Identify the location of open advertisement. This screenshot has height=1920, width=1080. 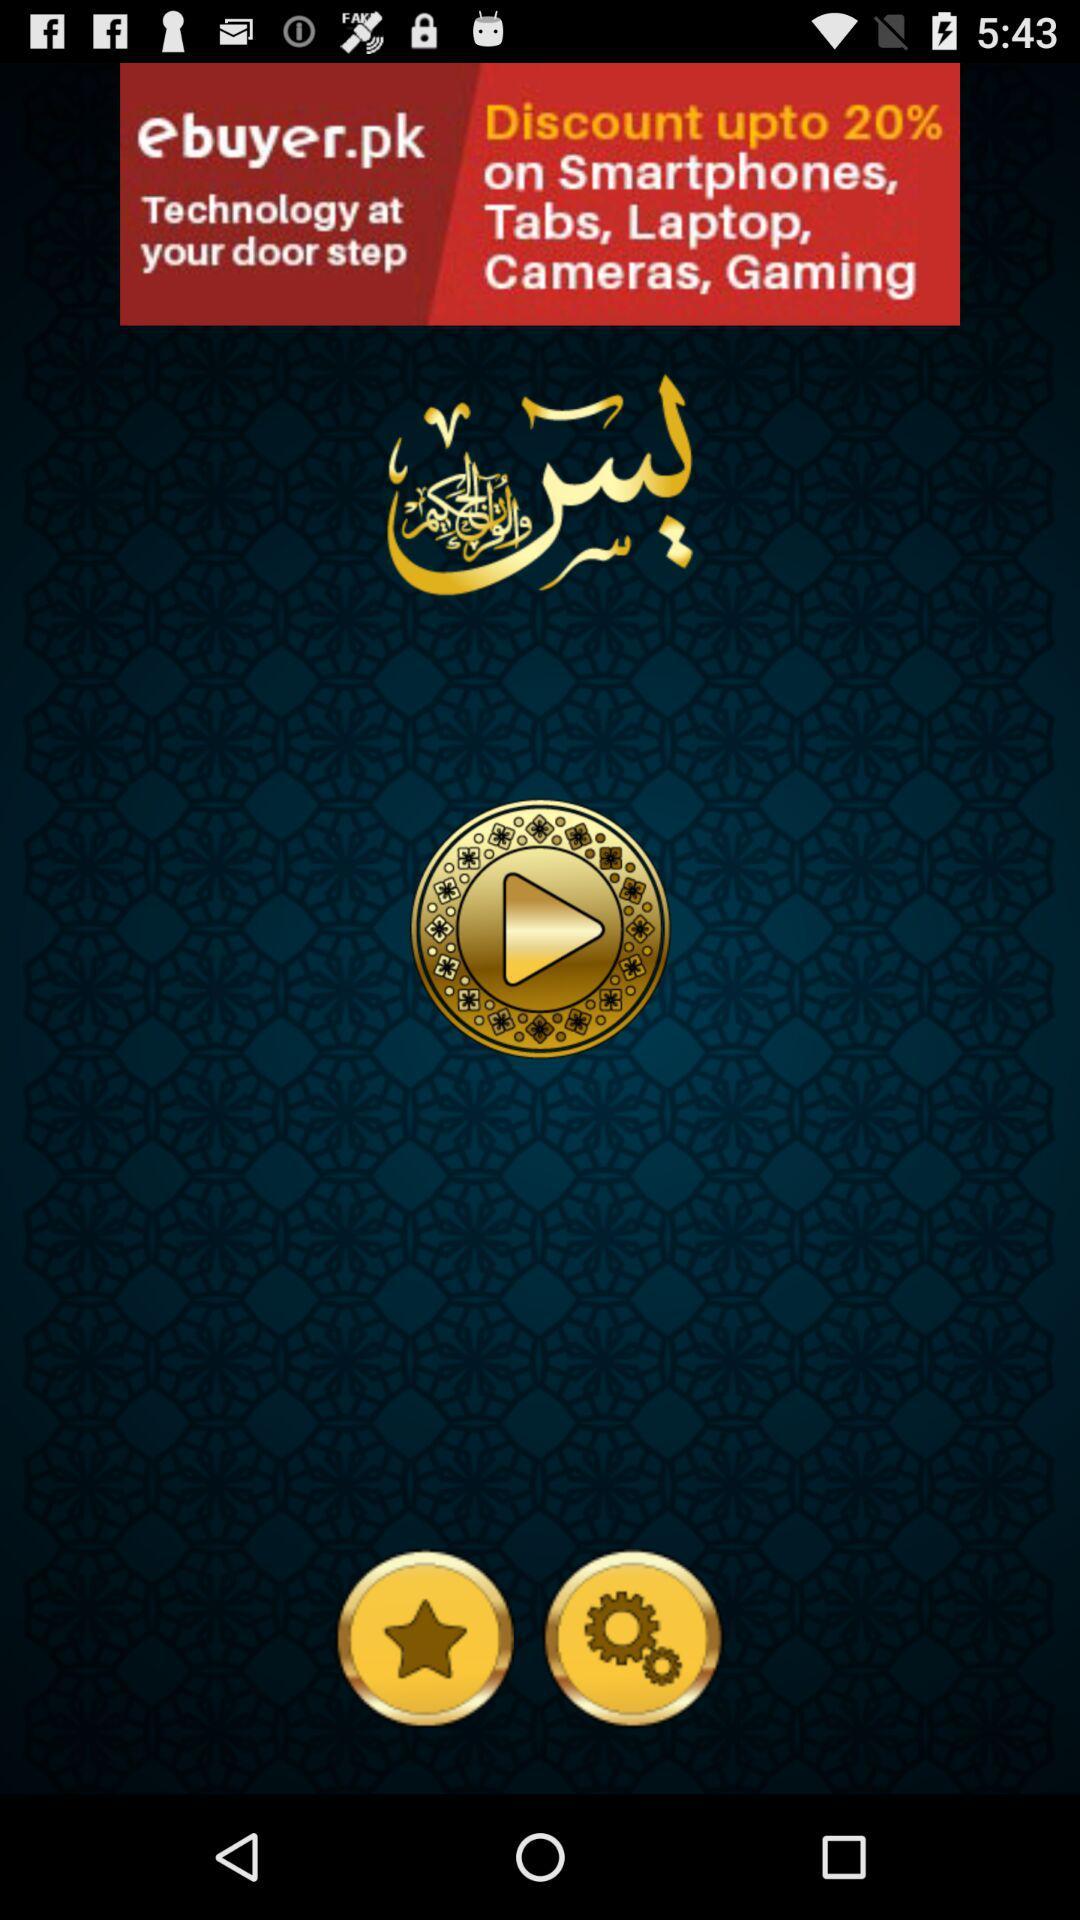
(138, 304).